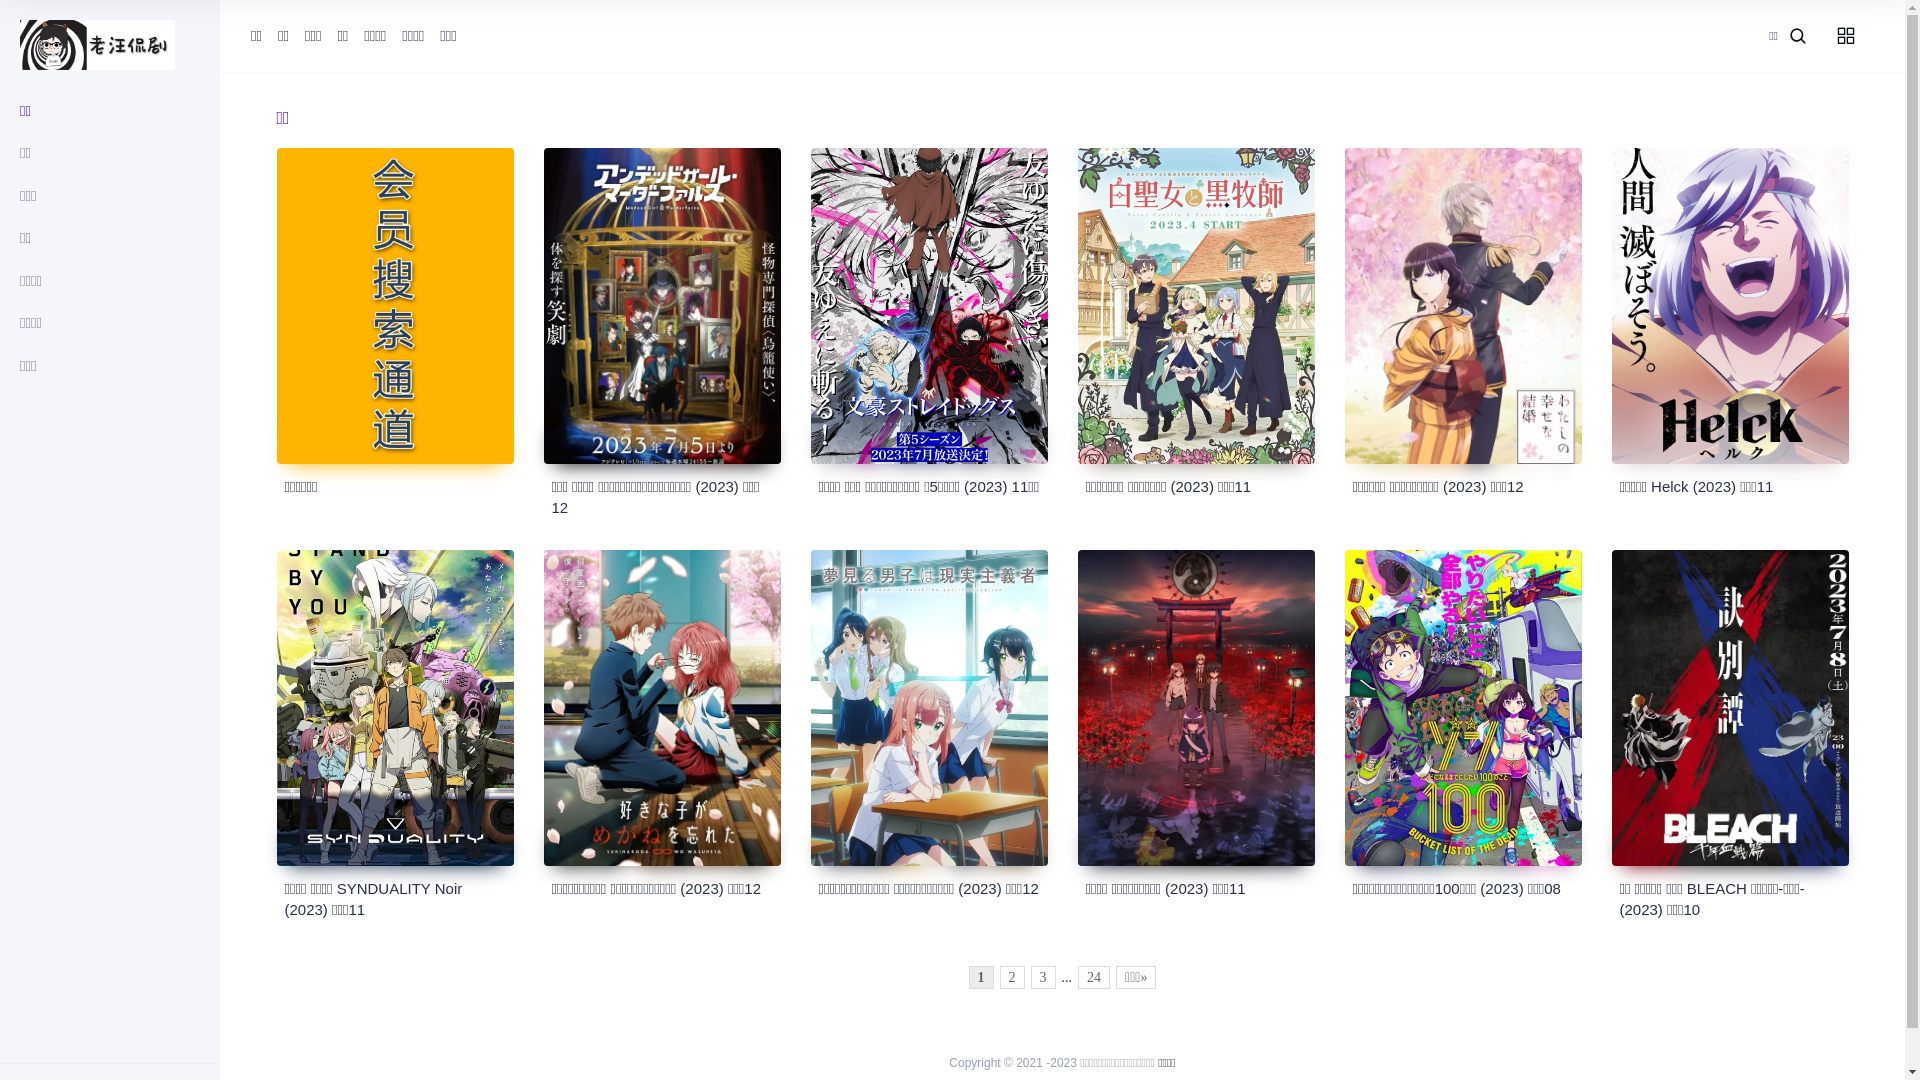  Describe the element at coordinates (1077, 976) in the screenshot. I see `'24'` at that location.